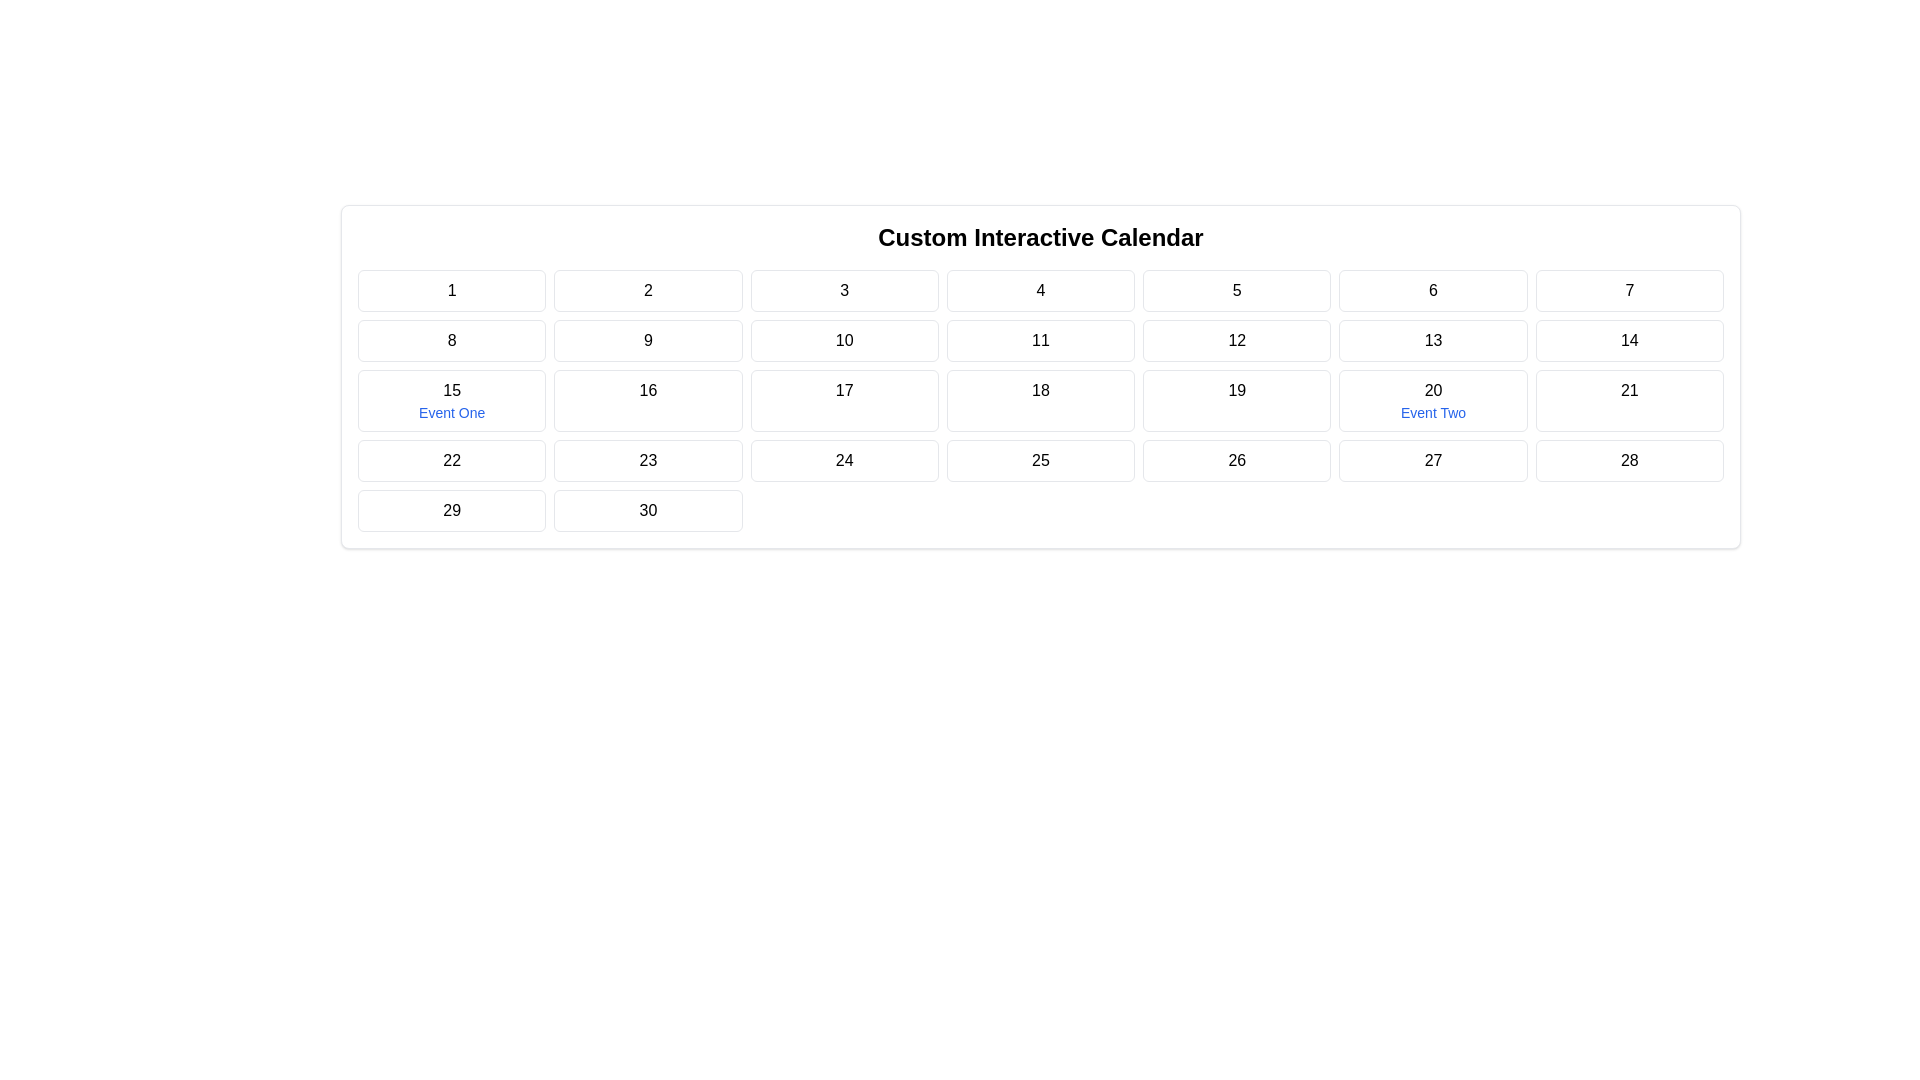 Image resolution: width=1920 pixels, height=1080 pixels. What do you see at coordinates (844, 339) in the screenshot?
I see `the rectangular button labeled '10' in the second row, third column of the grid layout` at bounding box center [844, 339].